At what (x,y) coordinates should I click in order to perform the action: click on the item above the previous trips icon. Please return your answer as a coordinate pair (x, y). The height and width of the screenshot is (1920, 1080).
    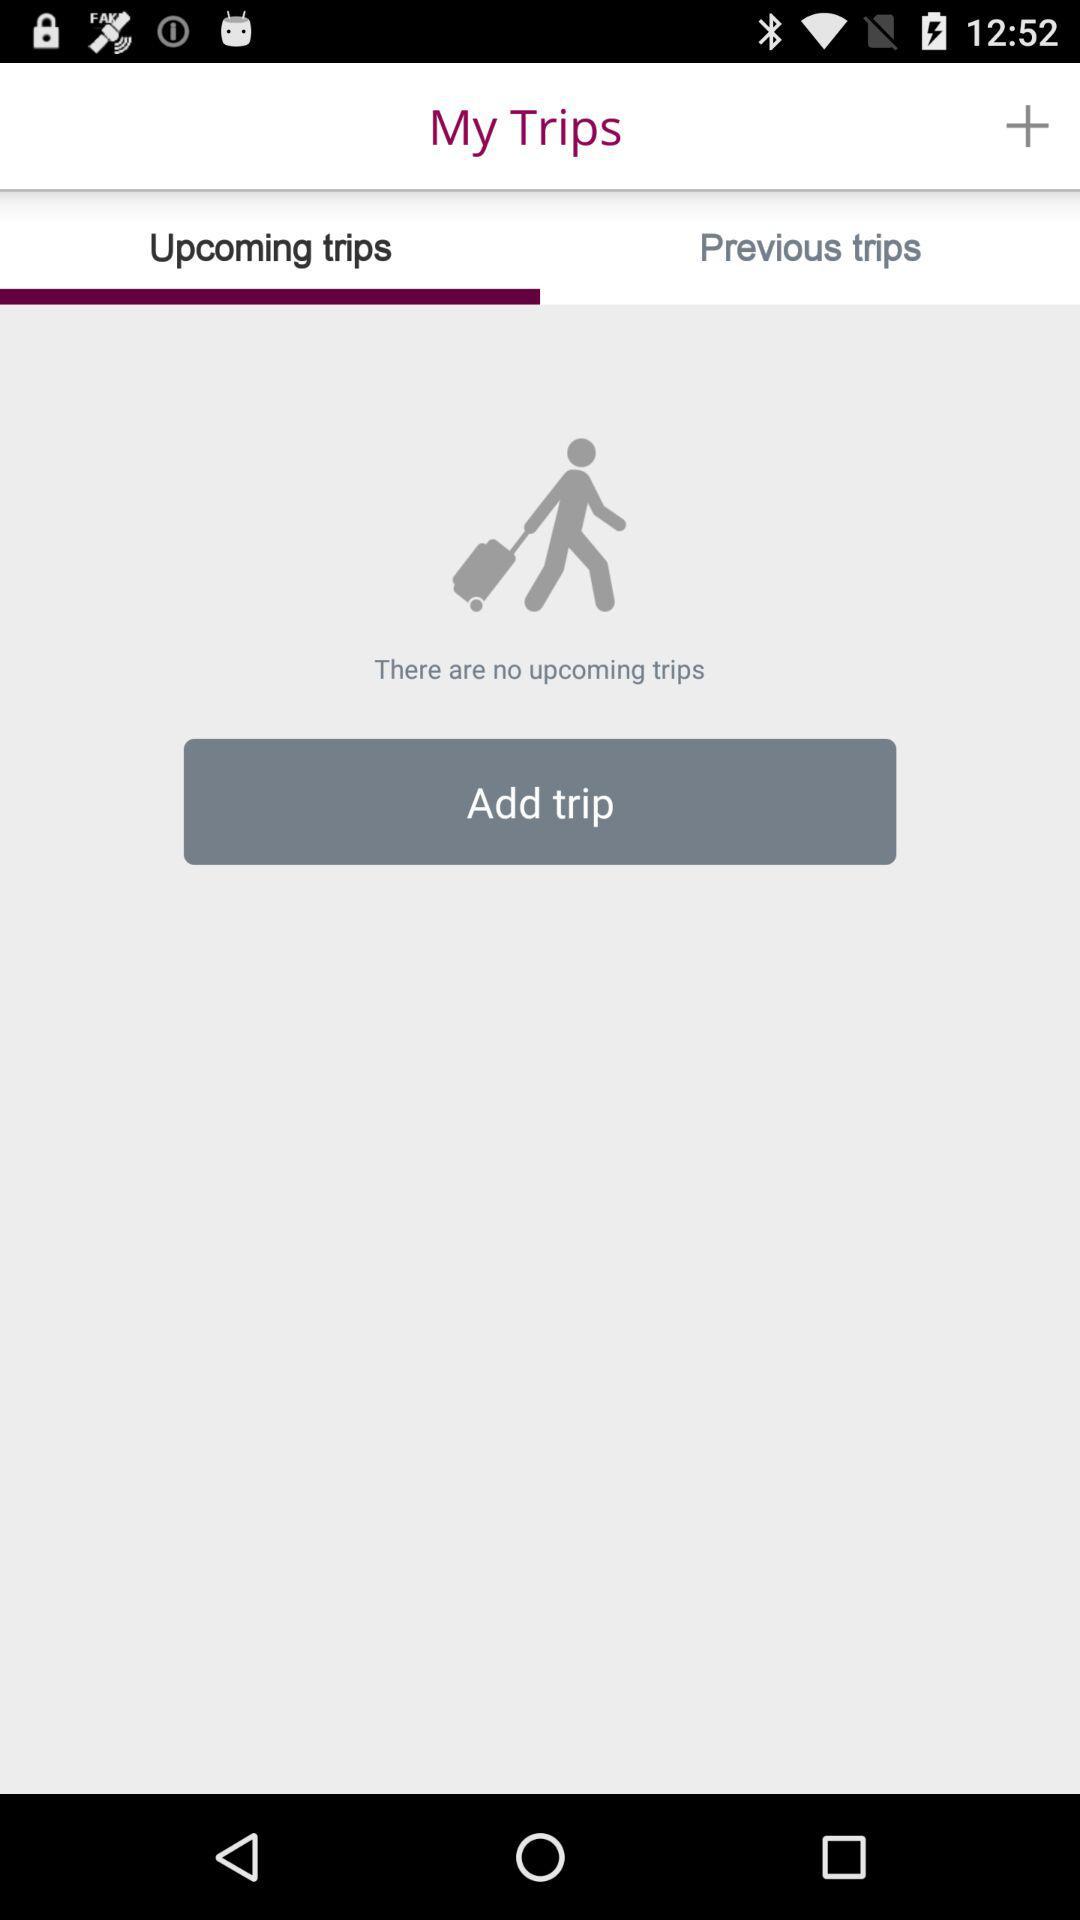
    Looking at the image, I should click on (1027, 124).